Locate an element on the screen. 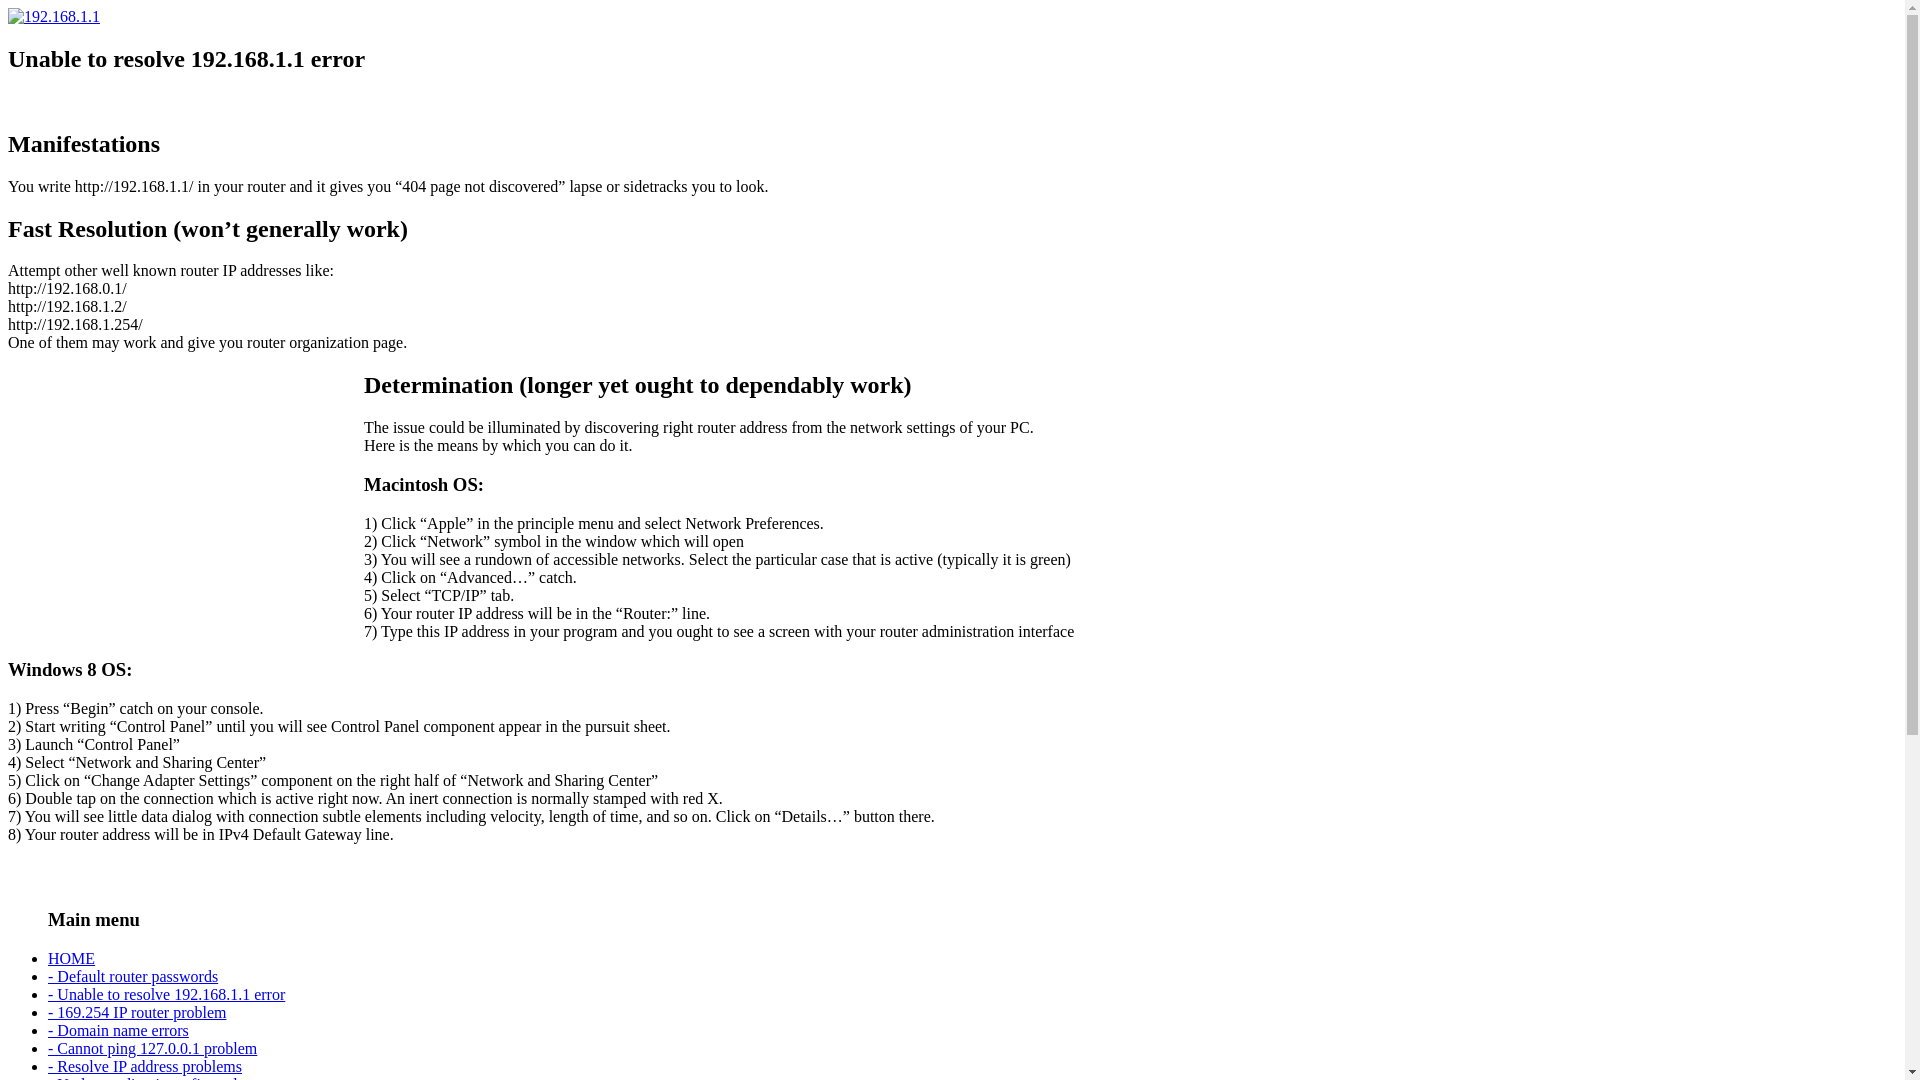 This screenshot has height=1080, width=1920. '- Domain name errors' is located at coordinates (117, 1030).